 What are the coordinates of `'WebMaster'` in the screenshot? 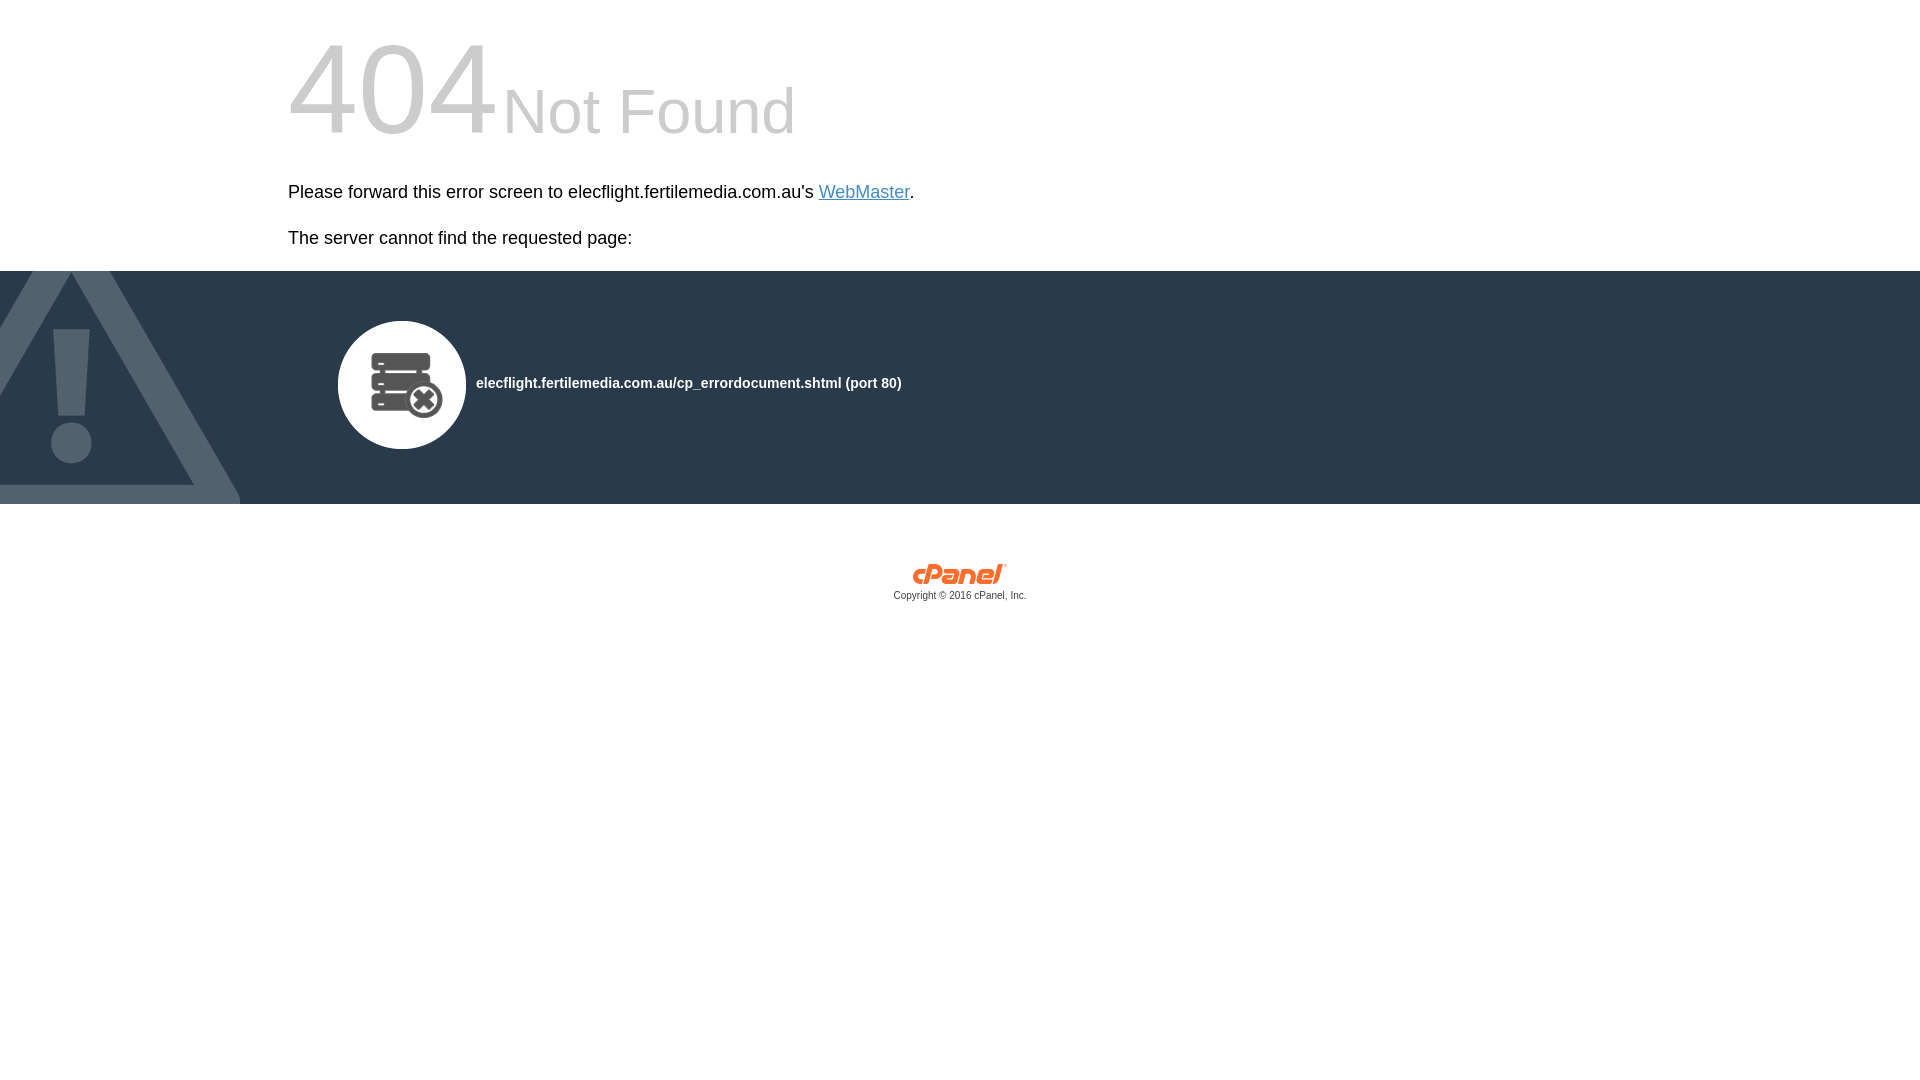 It's located at (864, 192).